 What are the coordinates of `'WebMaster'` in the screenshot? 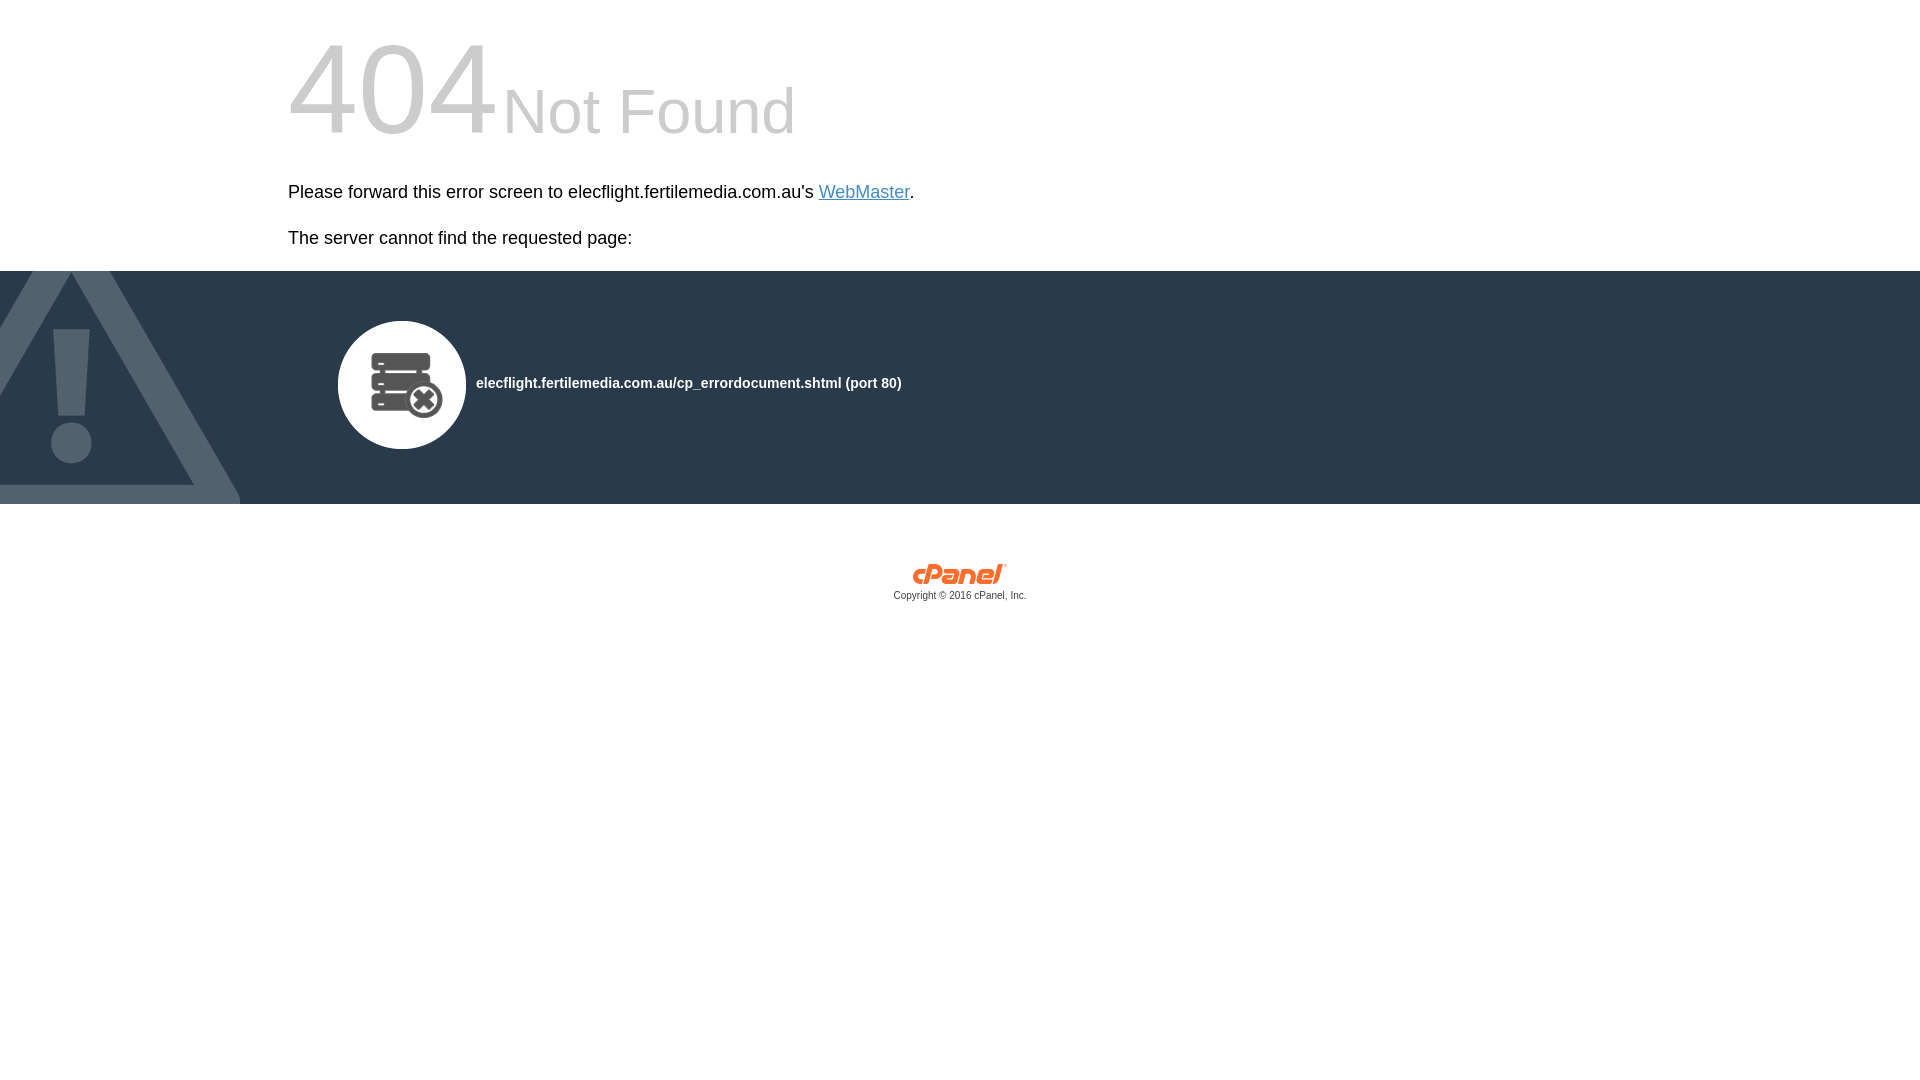 It's located at (864, 192).